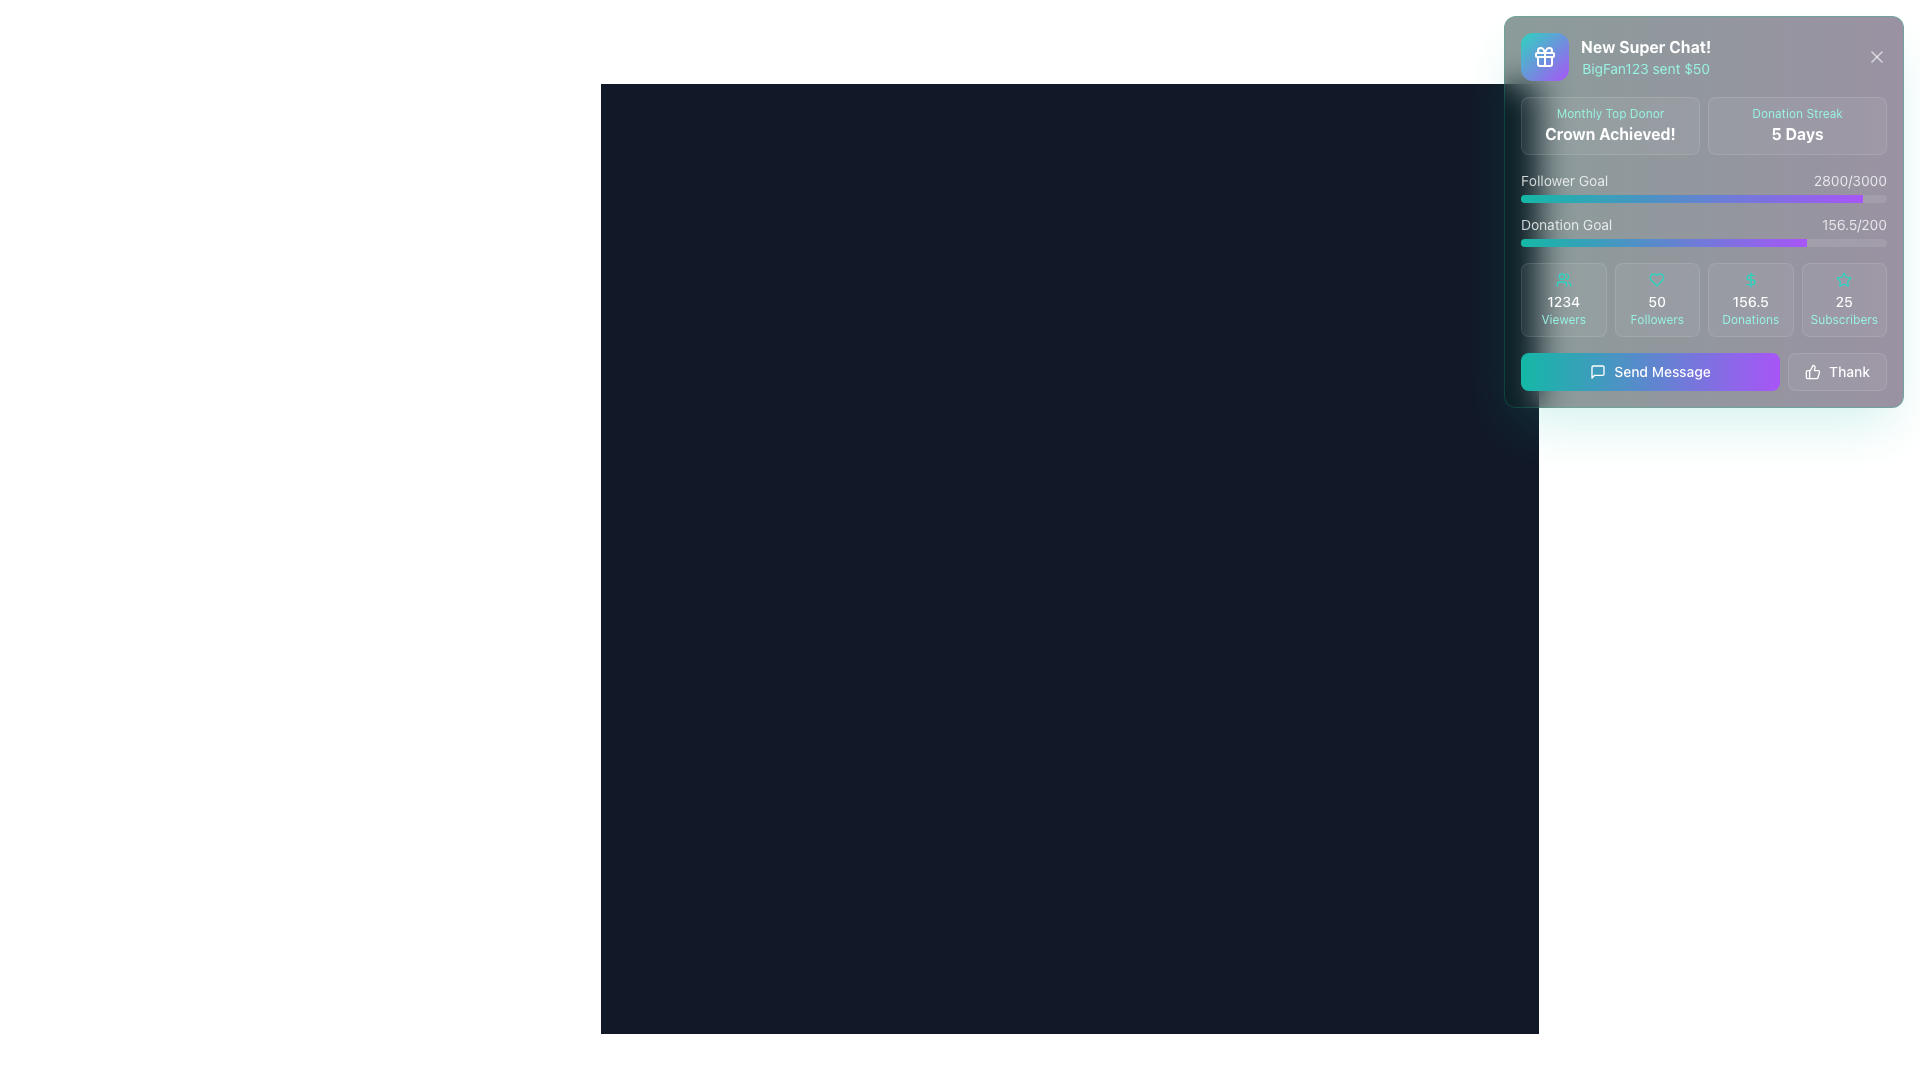 This screenshot has height=1080, width=1920. I want to click on text label displaying the duration of the donation streak located at the top-right corner of the card interface, so click(1797, 134).